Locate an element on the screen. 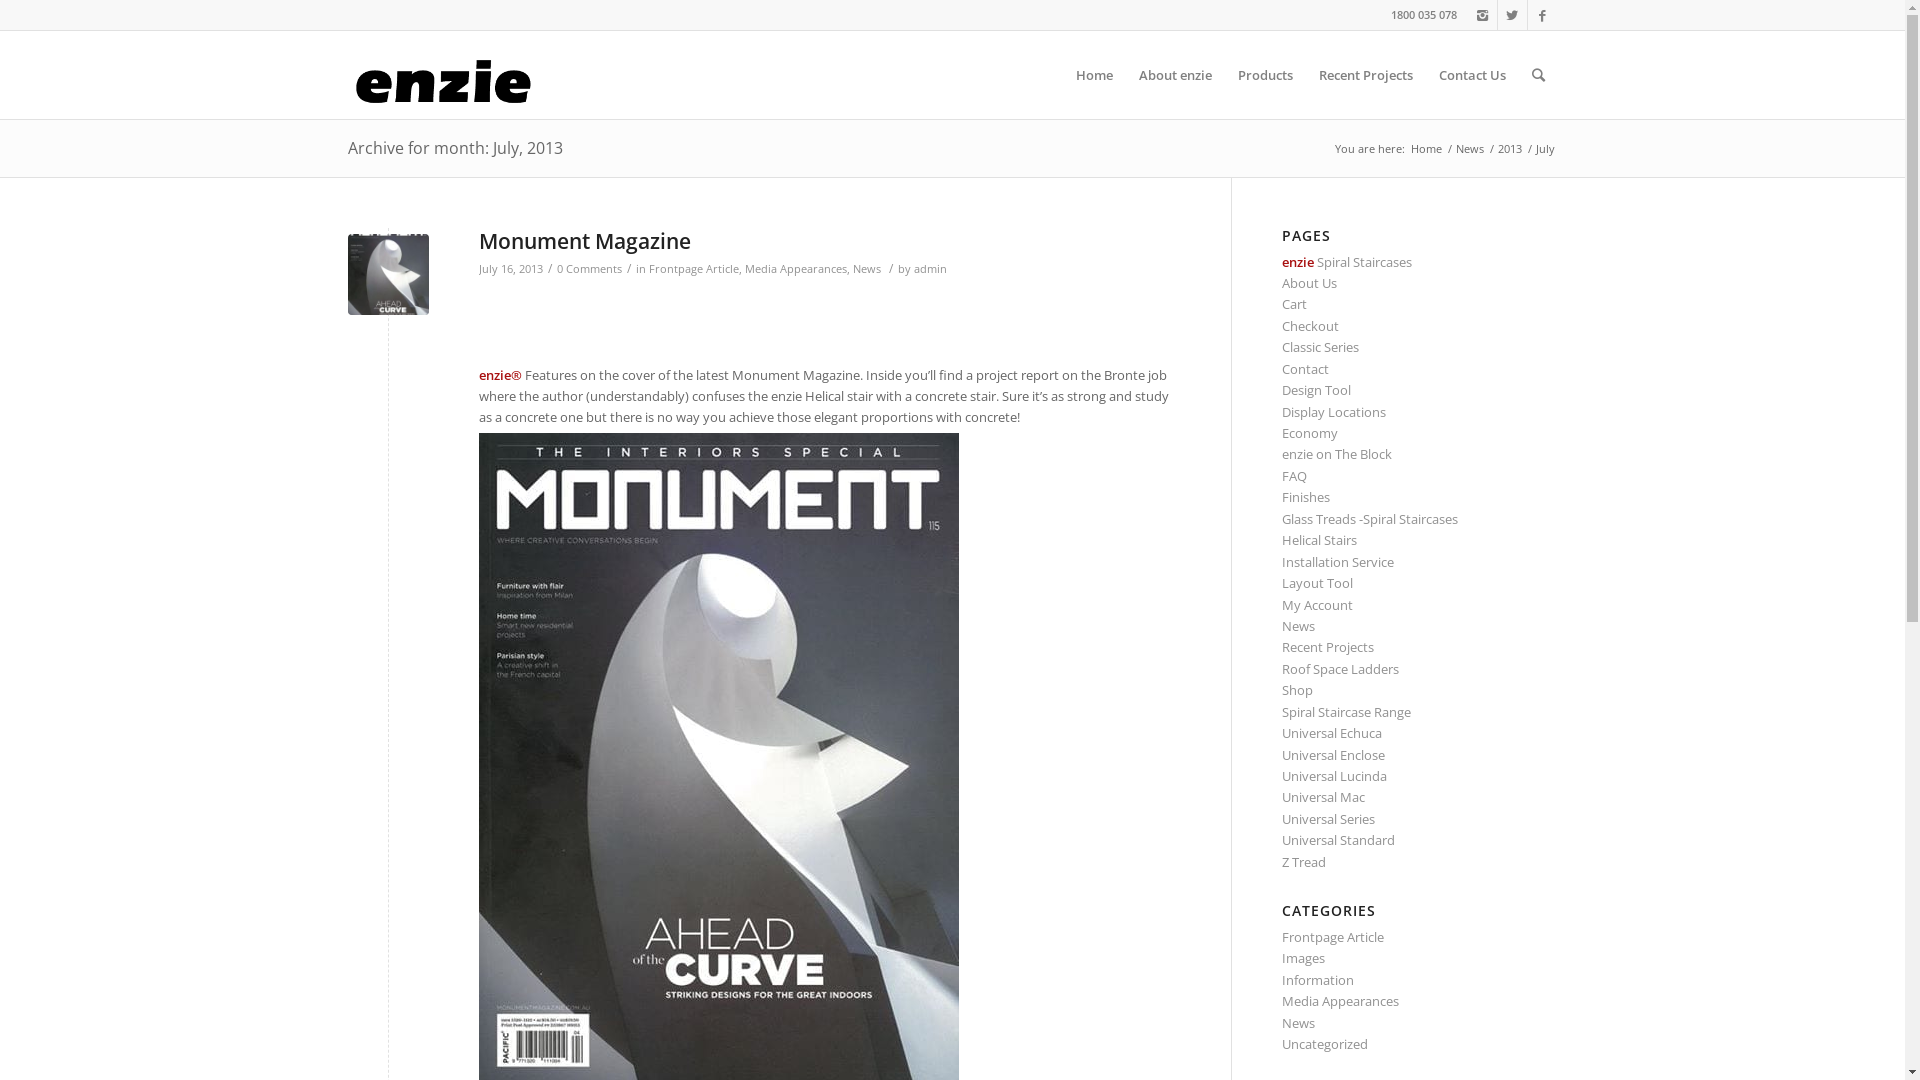 This screenshot has height=1080, width=1920. 'Universal Enclose' is located at coordinates (1333, 755).